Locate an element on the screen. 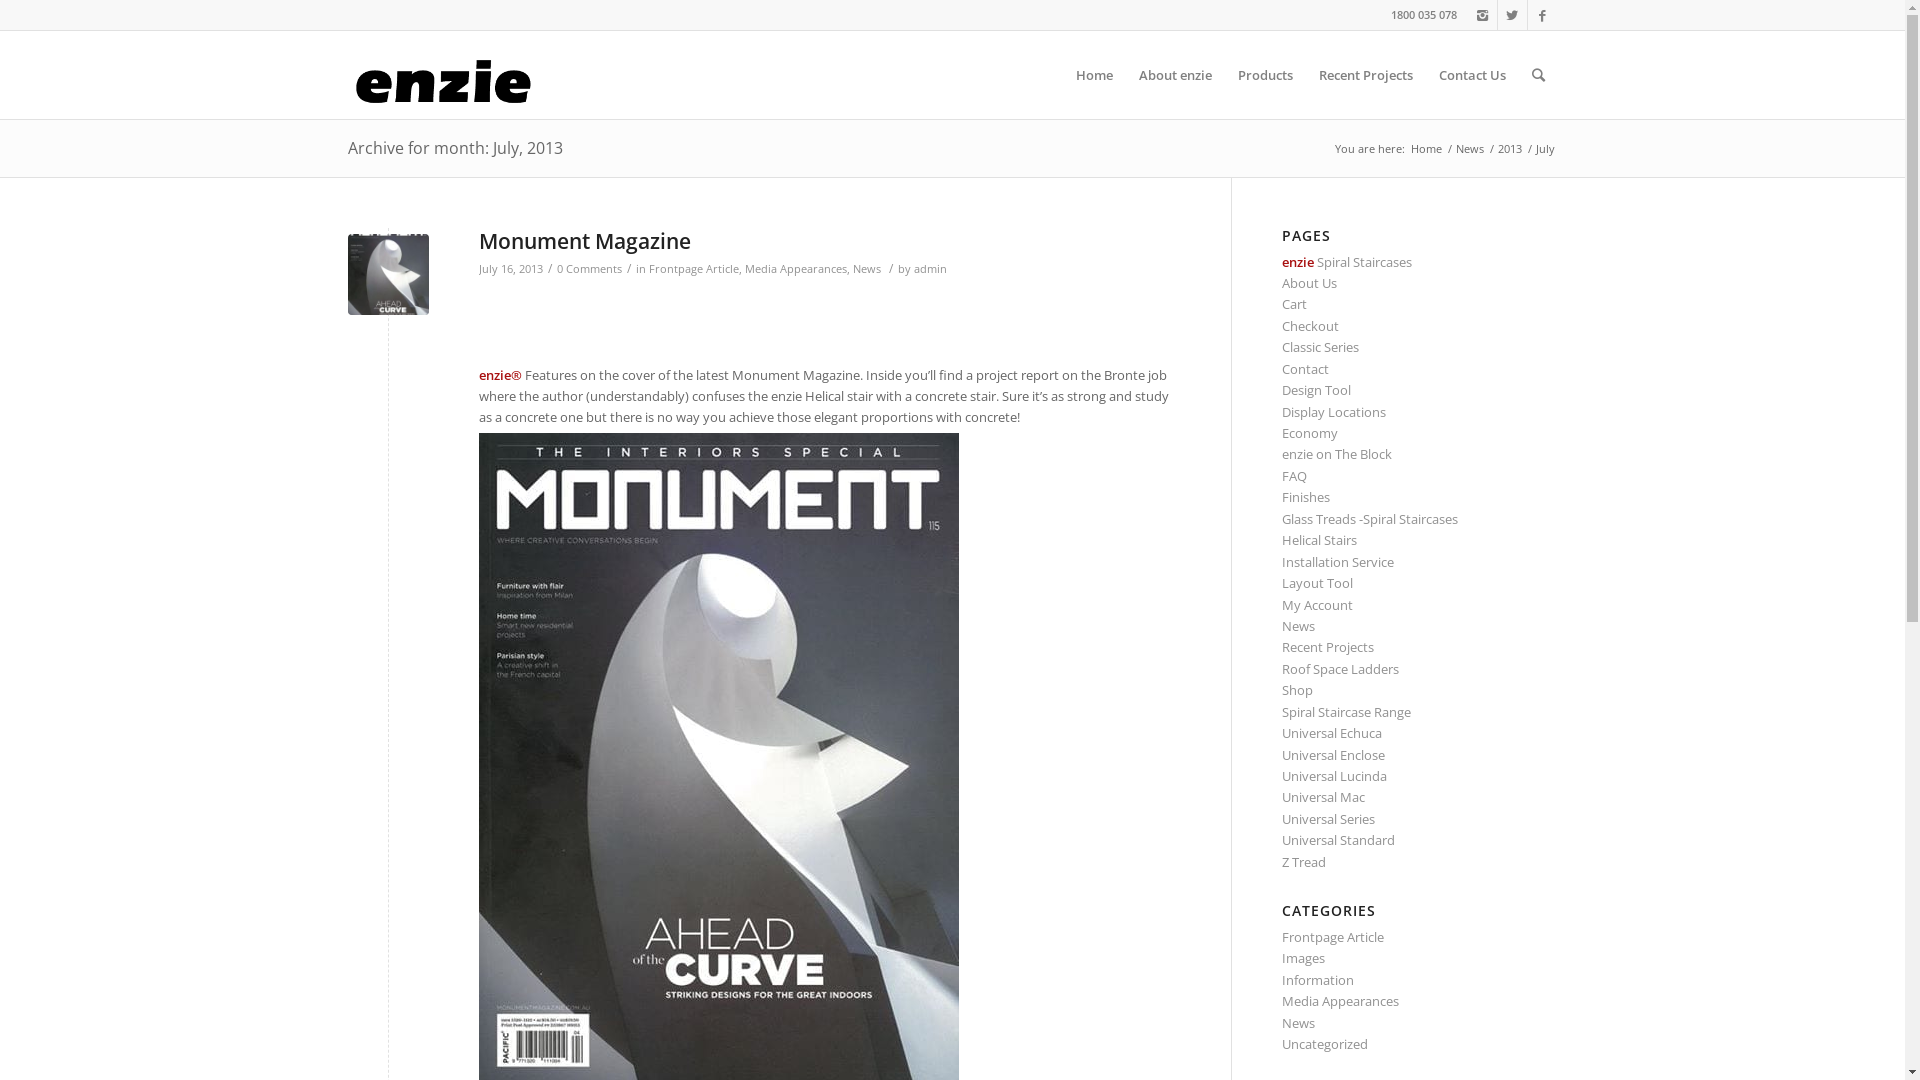 This screenshot has height=1080, width=1920. 'Universal Enclose' is located at coordinates (1333, 755).